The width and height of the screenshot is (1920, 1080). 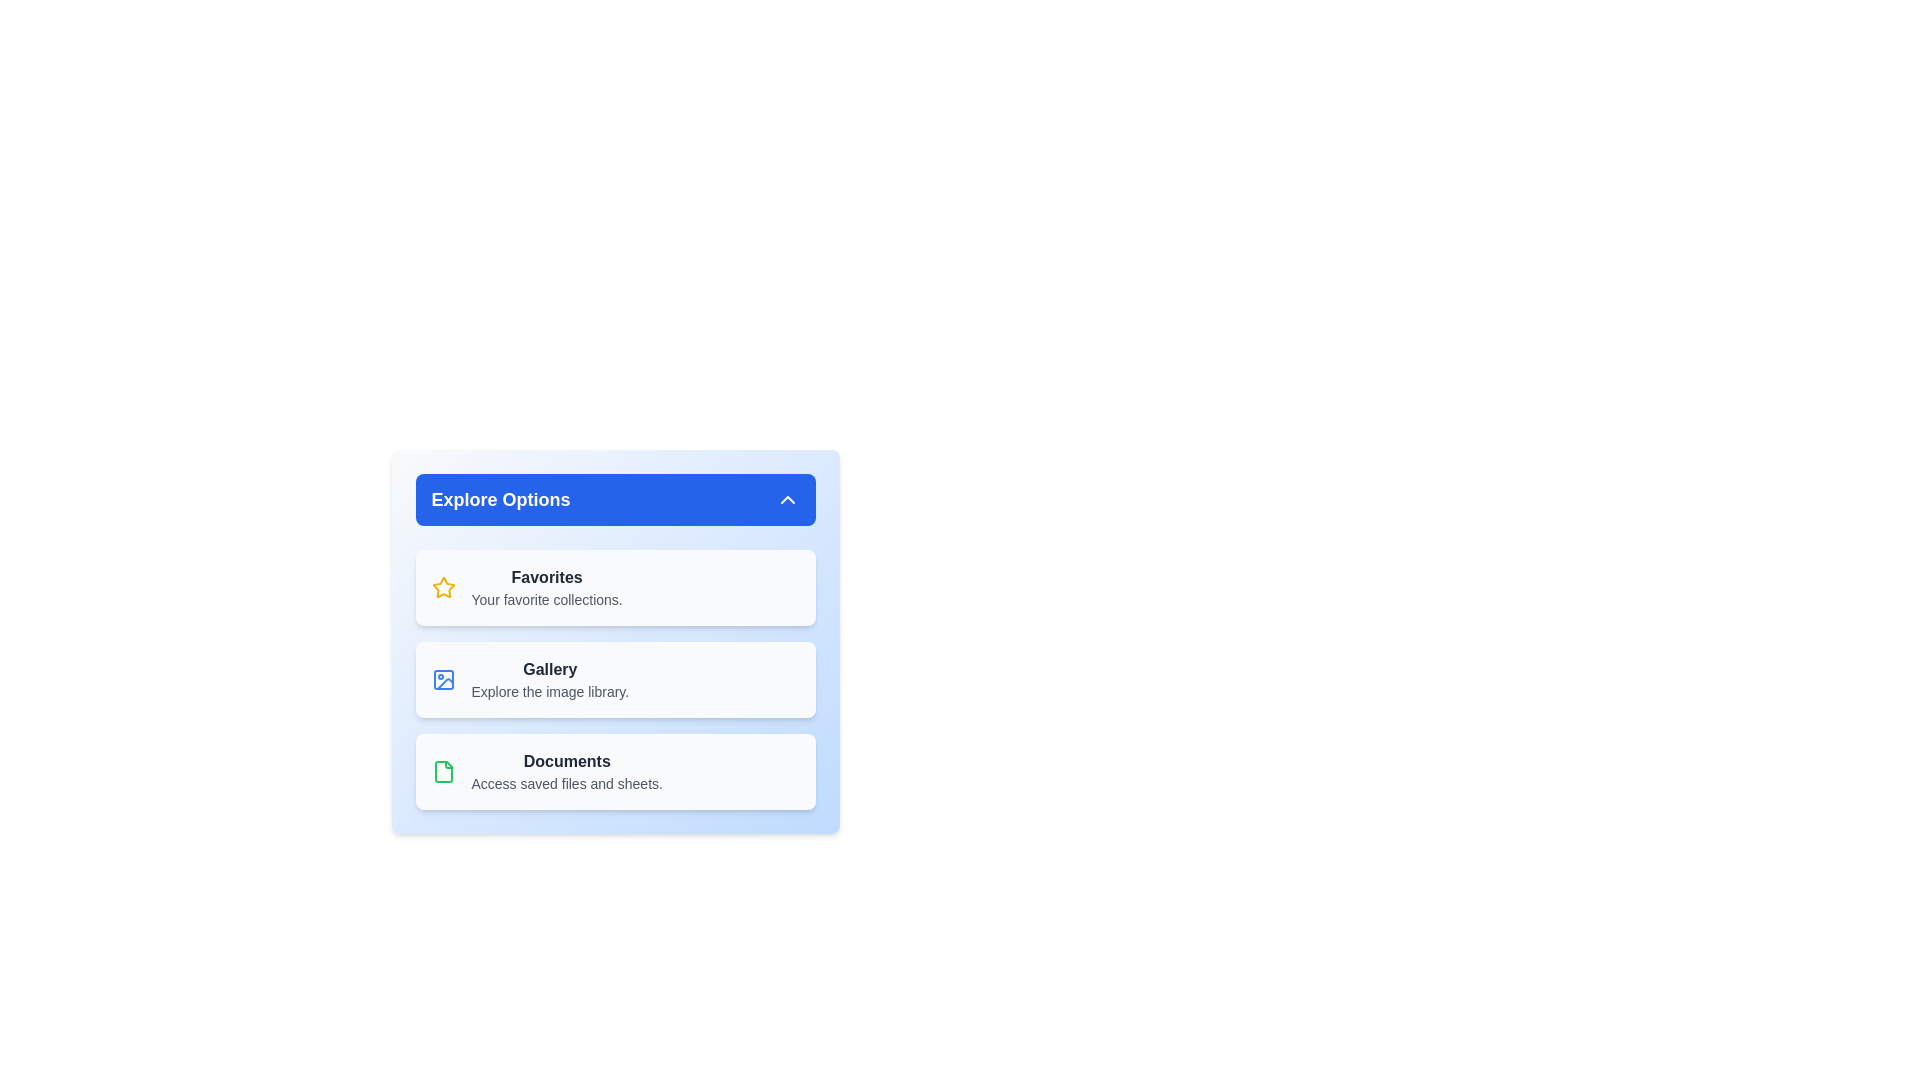 What do you see at coordinates (444, 682) in the screenshot?
I see `the 'Gallery' button icon, which is a visual indicator for exploring the image library, located at the center of the blue rectangular button` at bounding box center [444, 682].